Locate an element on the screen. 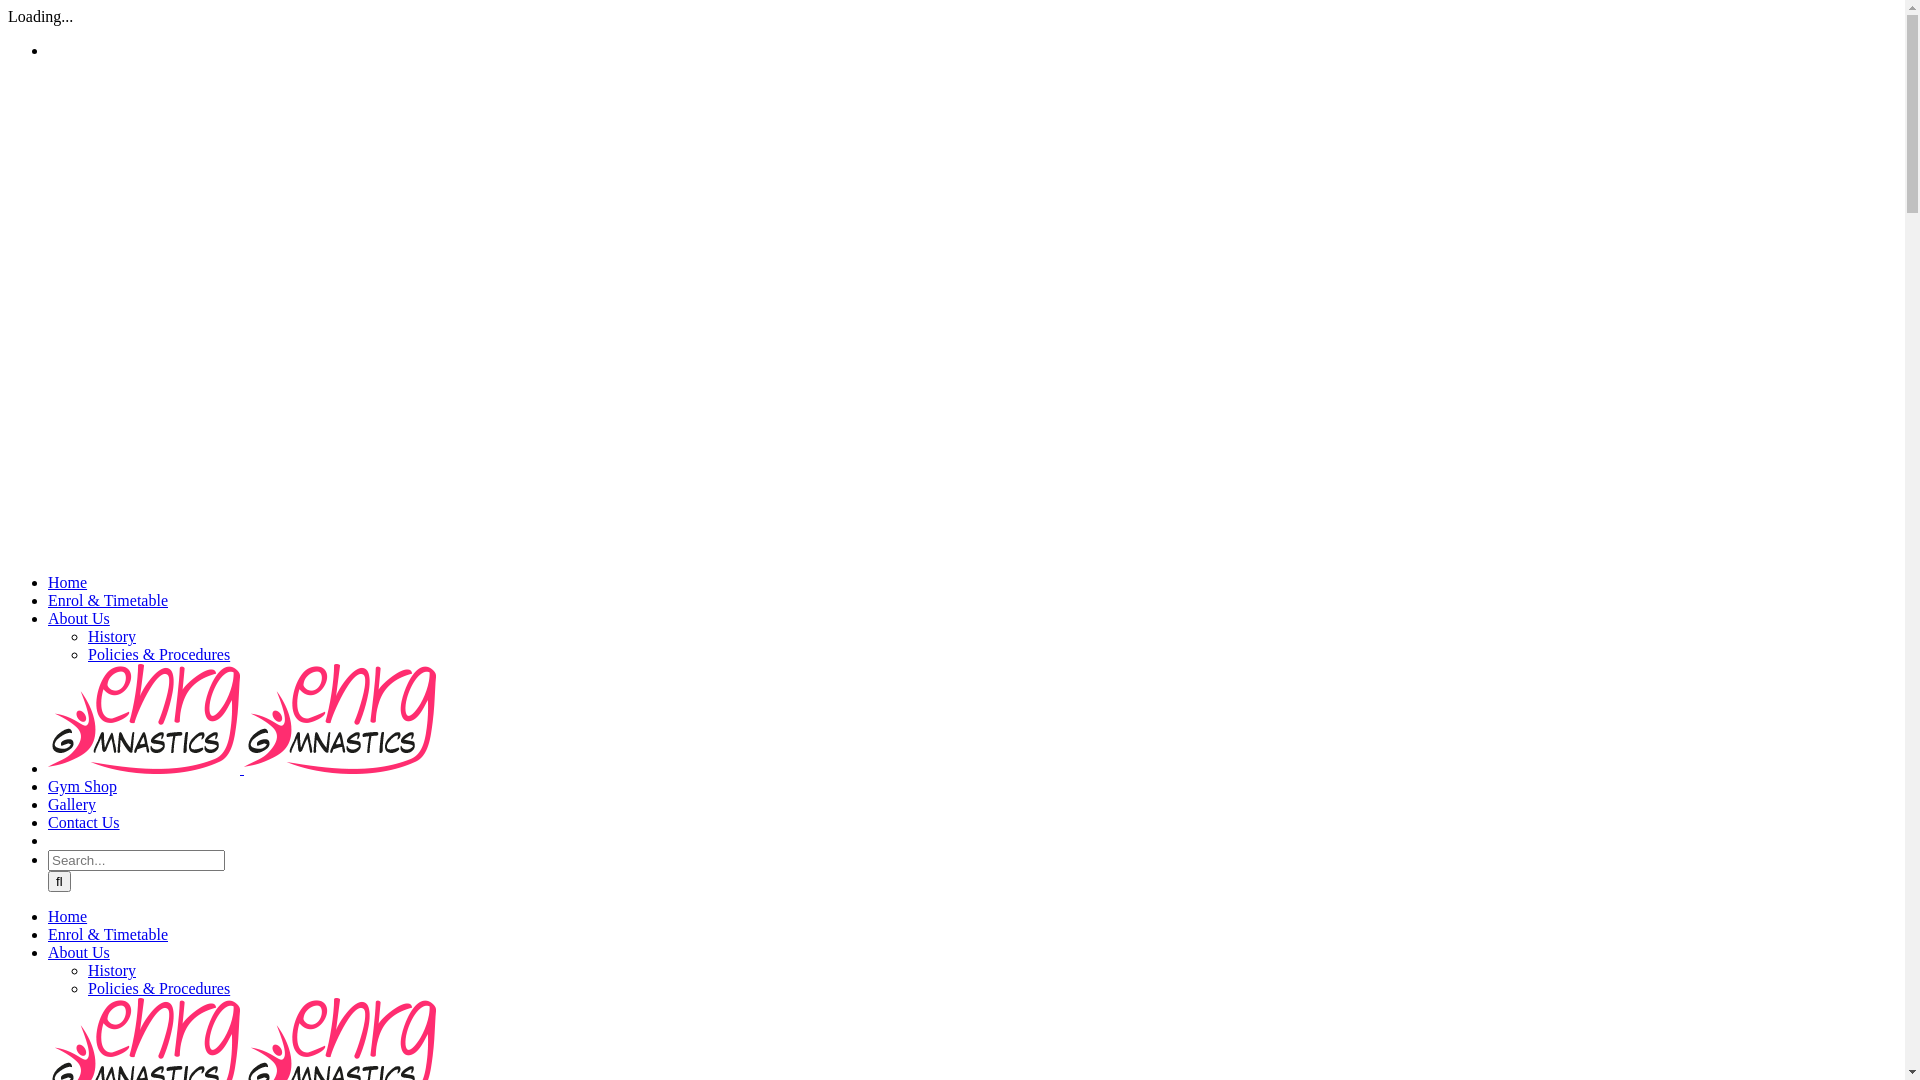  'Skip to content' is located at coordinates (6, 7).